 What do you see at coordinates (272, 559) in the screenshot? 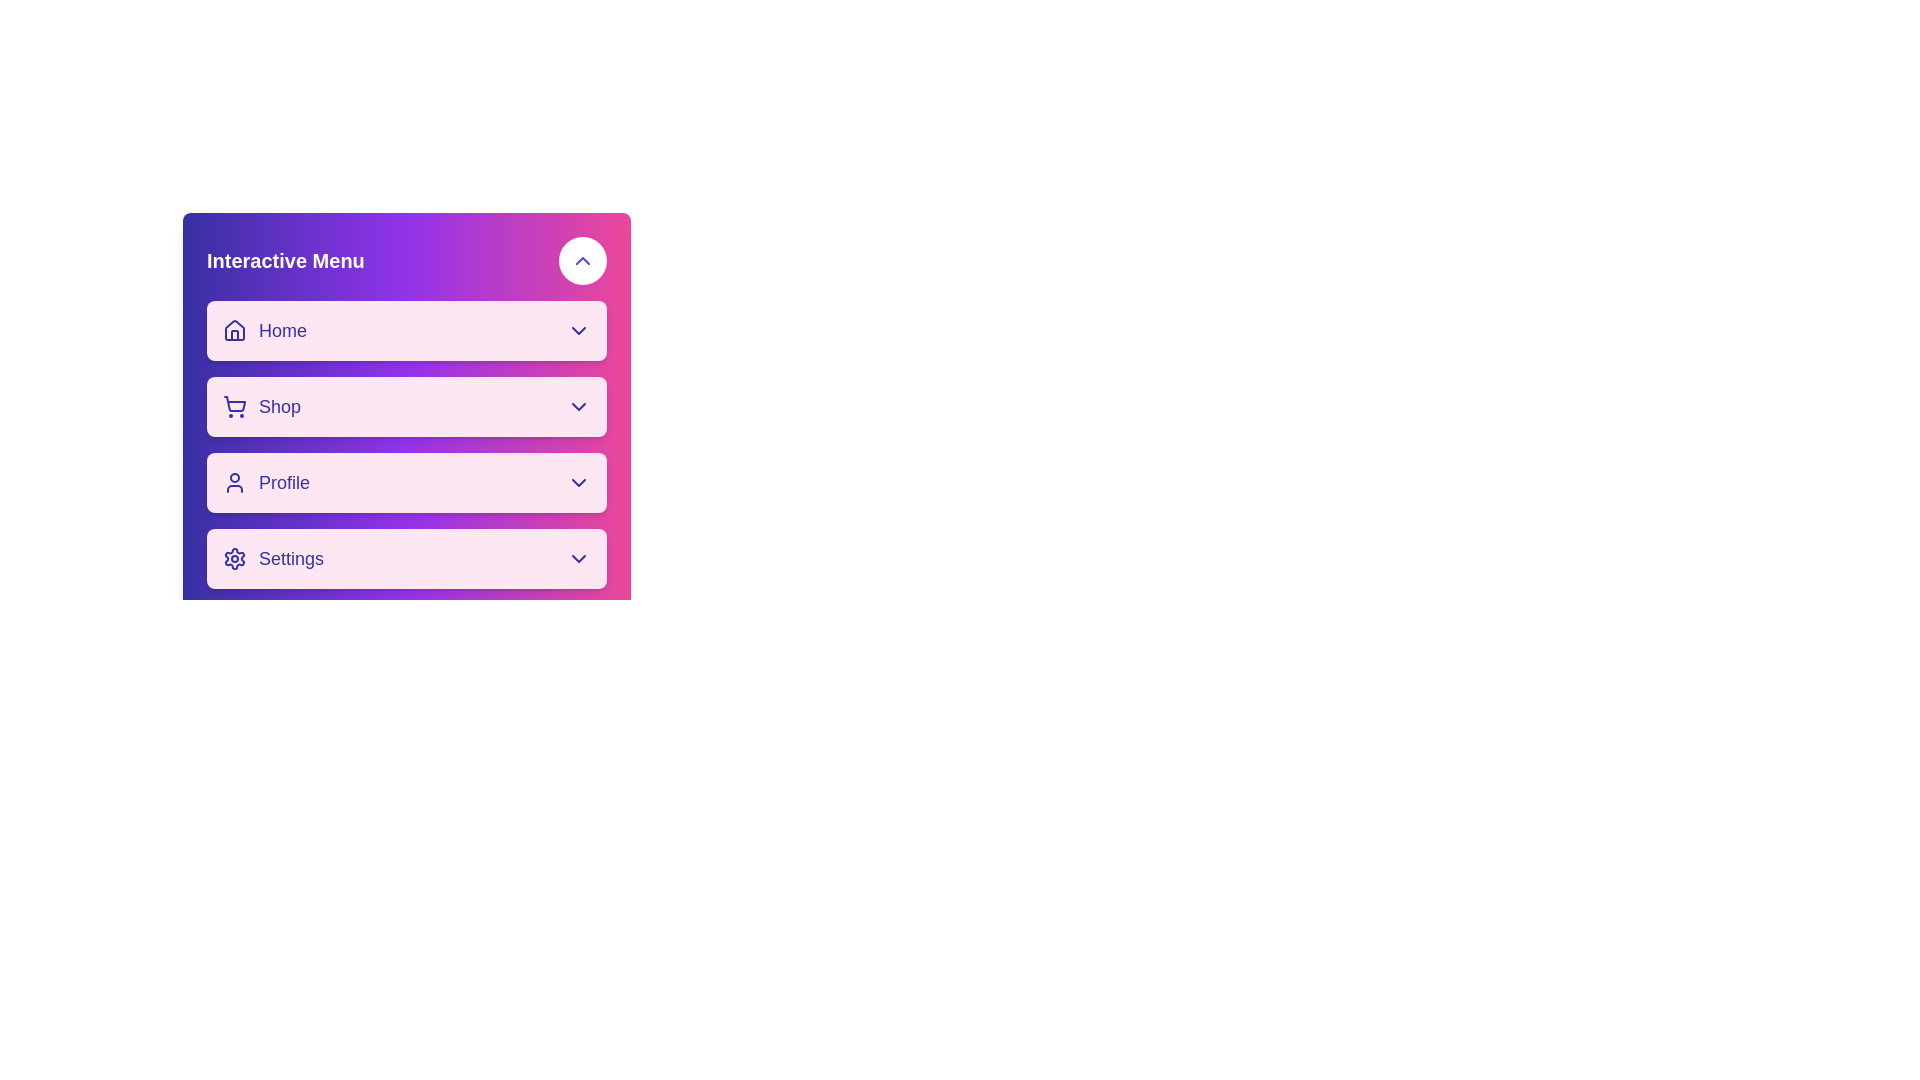
I see `the 'Settings' menu item at the bottom of the menu` at bounding box center [272, 559].